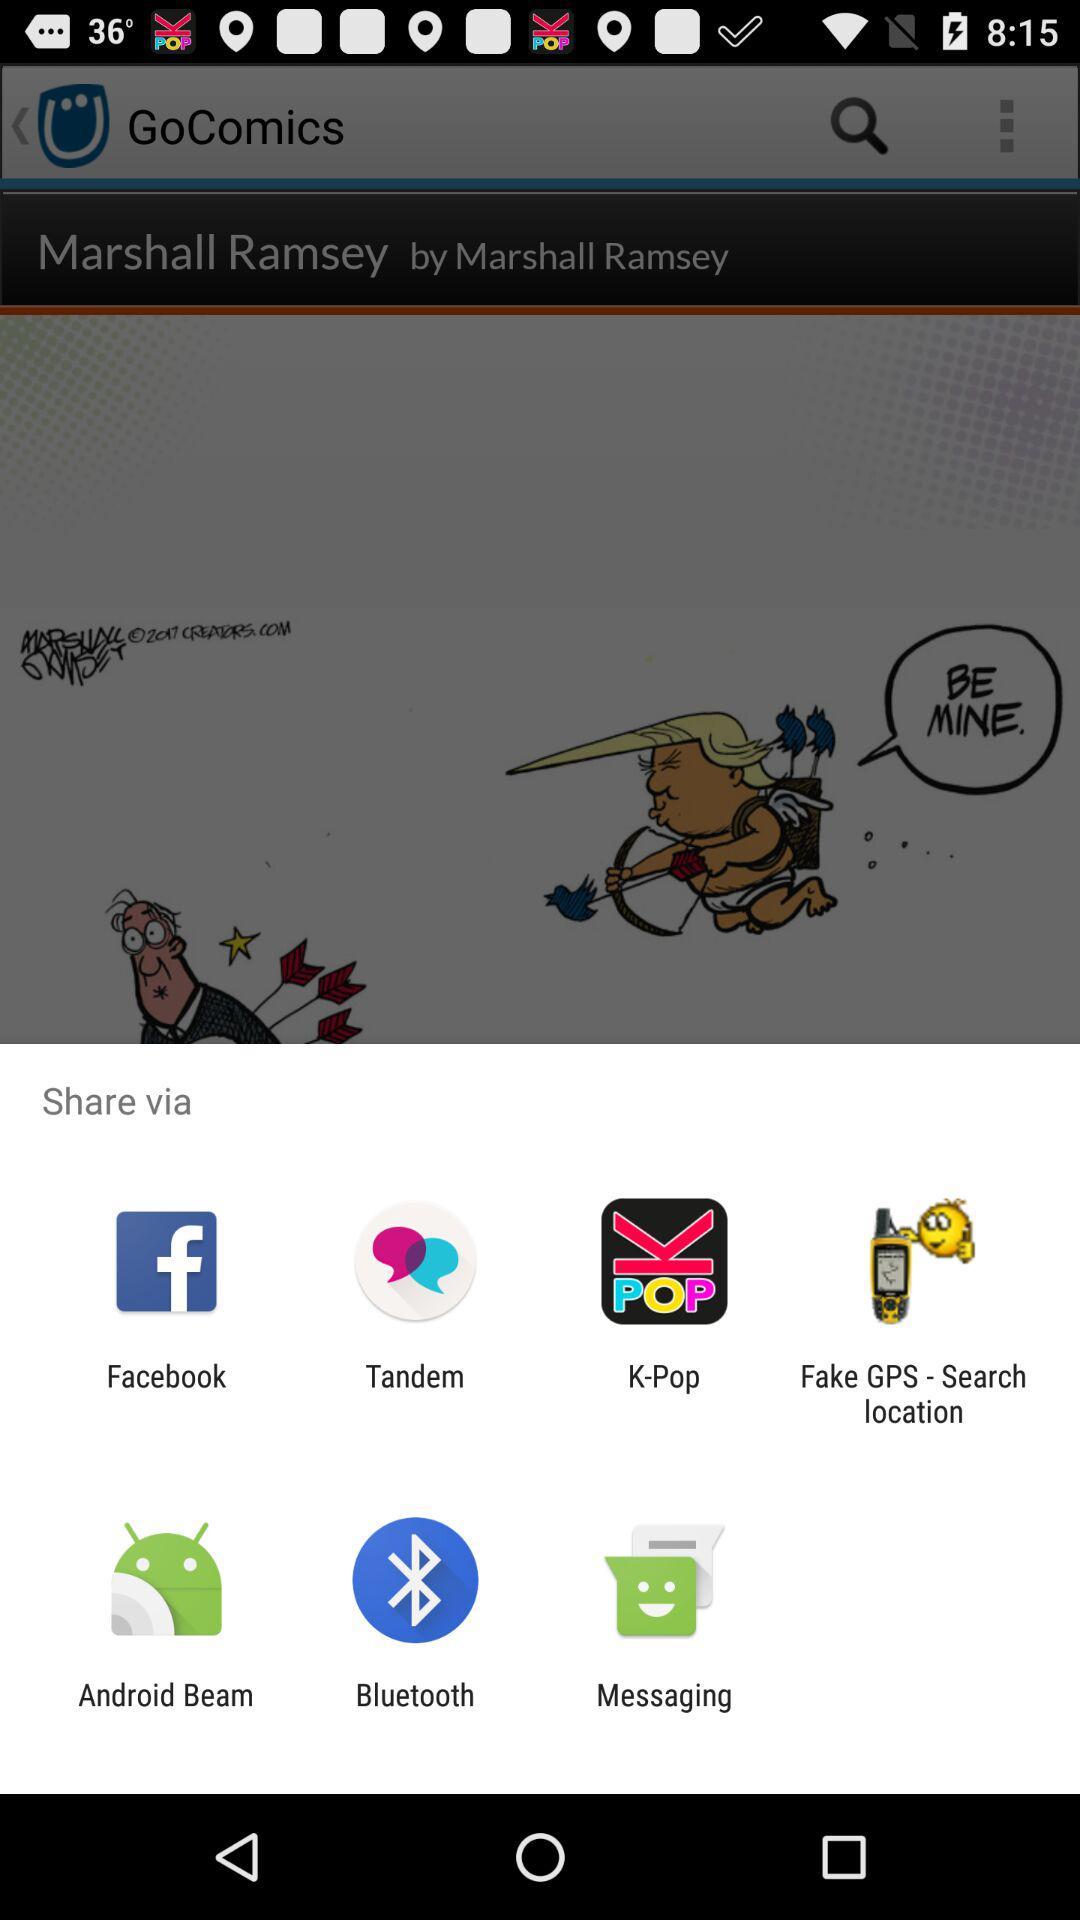 The width and height of the screenshot is (1080, 1920). Describe the element at coordinates (913, 1392) in the screenshot. I see `icon at the bottom right corner` at that location.